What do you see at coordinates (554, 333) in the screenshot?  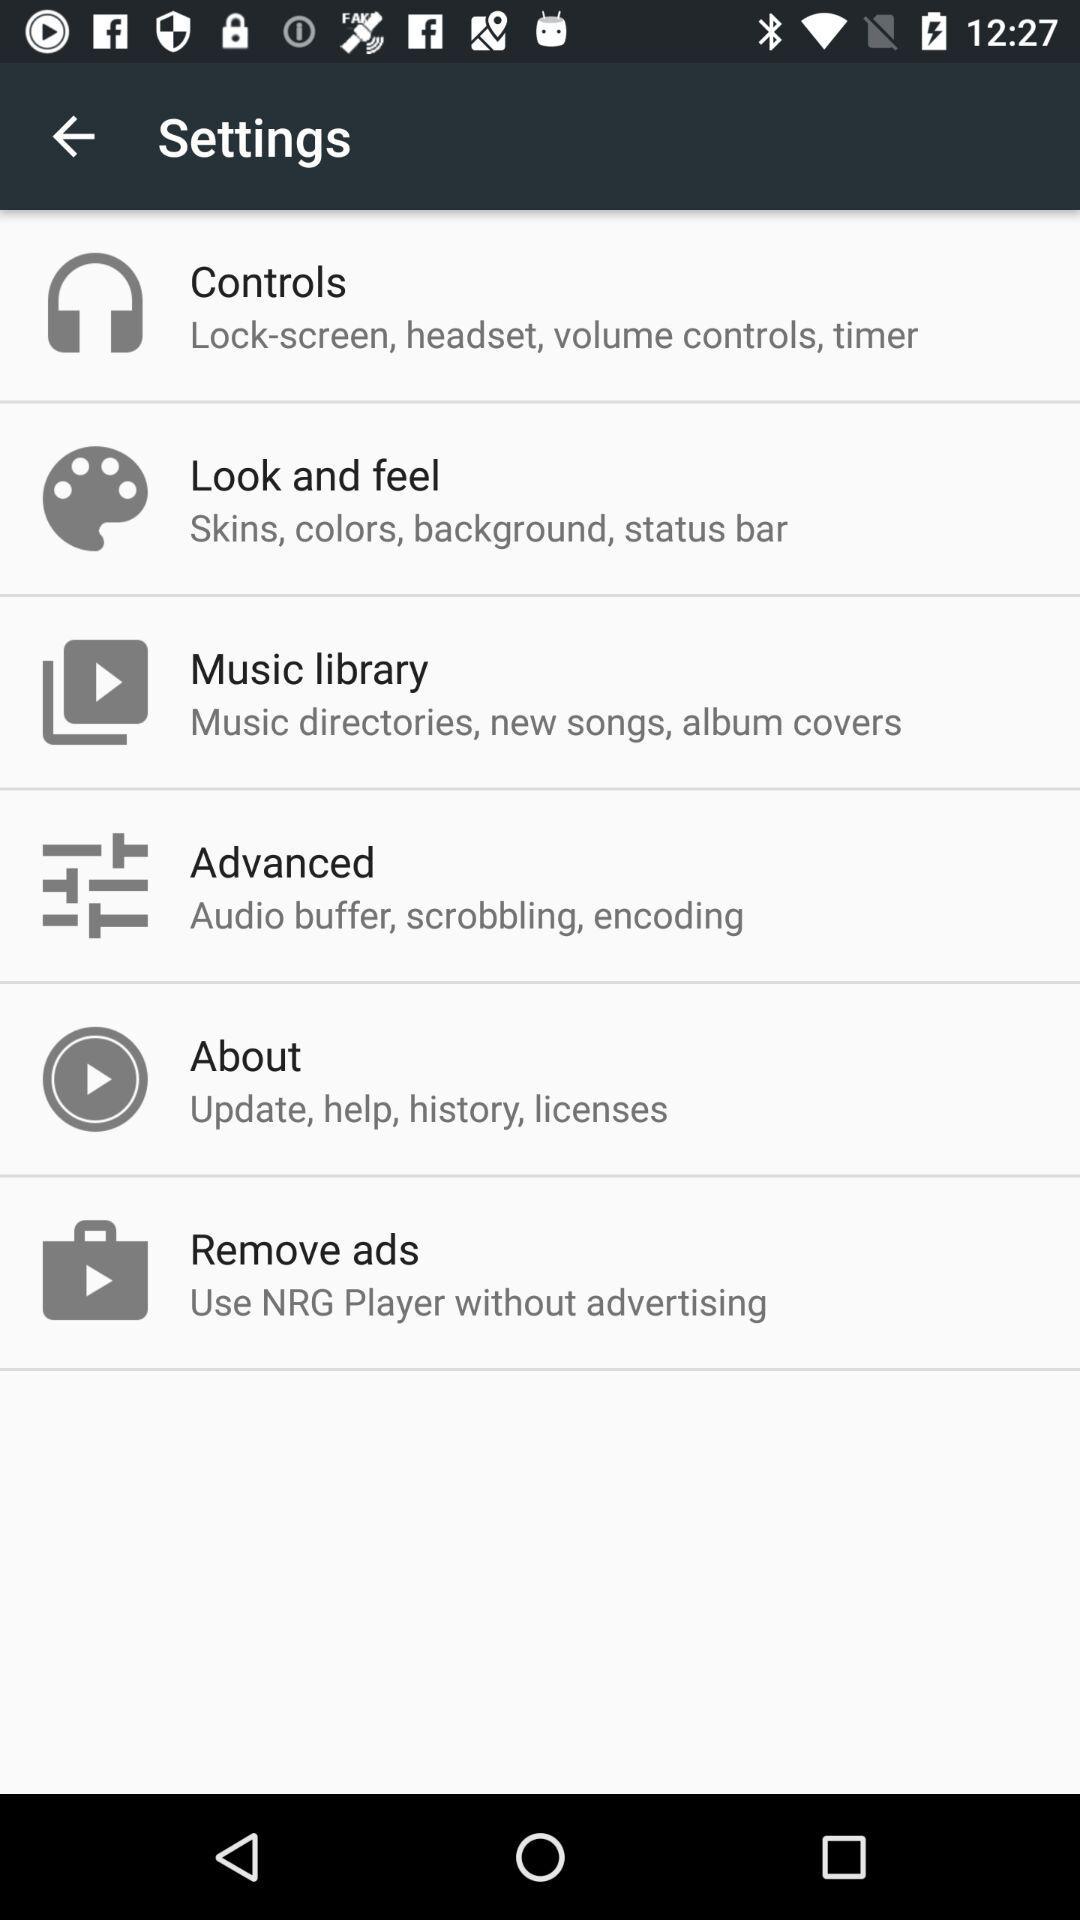 I see `the lock screen headset item` at bounding box center [554, 333].